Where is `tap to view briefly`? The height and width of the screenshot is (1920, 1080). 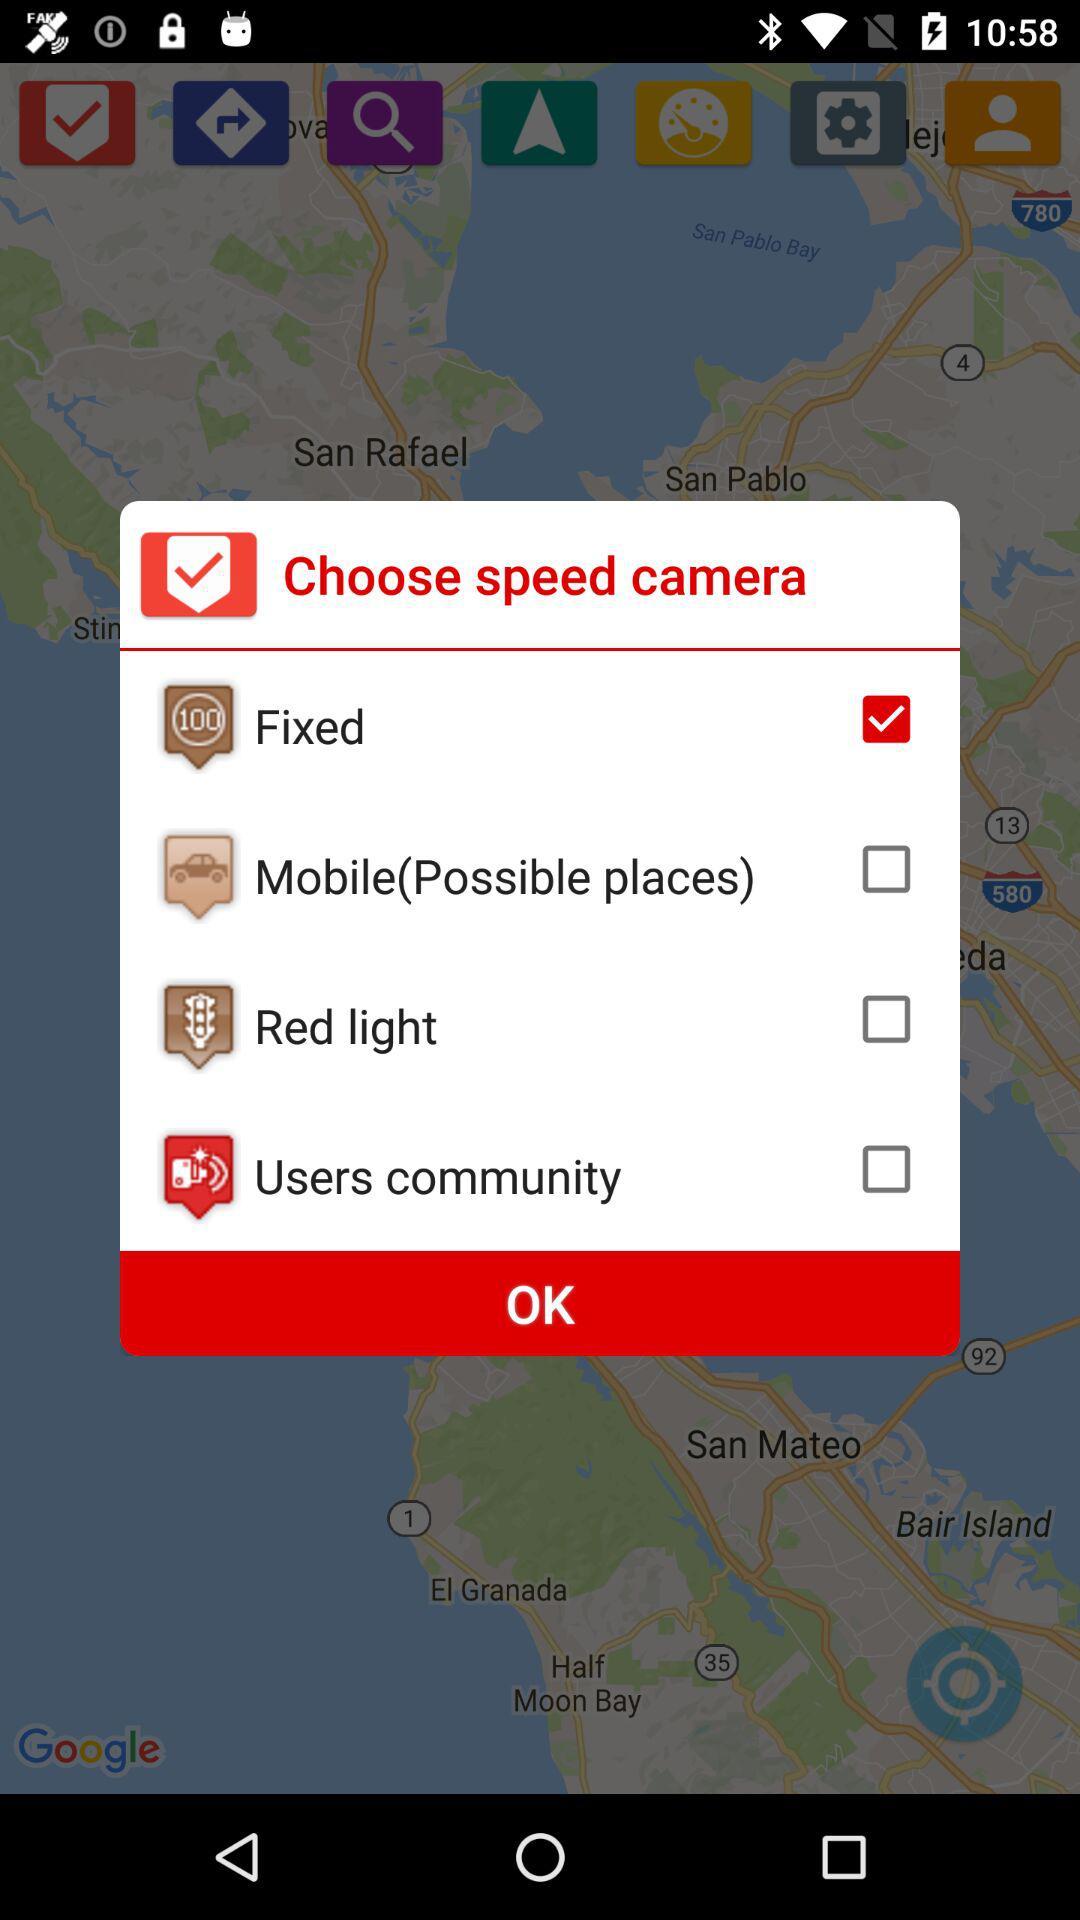
tap to view briefly is located at coordinates (198, 724).